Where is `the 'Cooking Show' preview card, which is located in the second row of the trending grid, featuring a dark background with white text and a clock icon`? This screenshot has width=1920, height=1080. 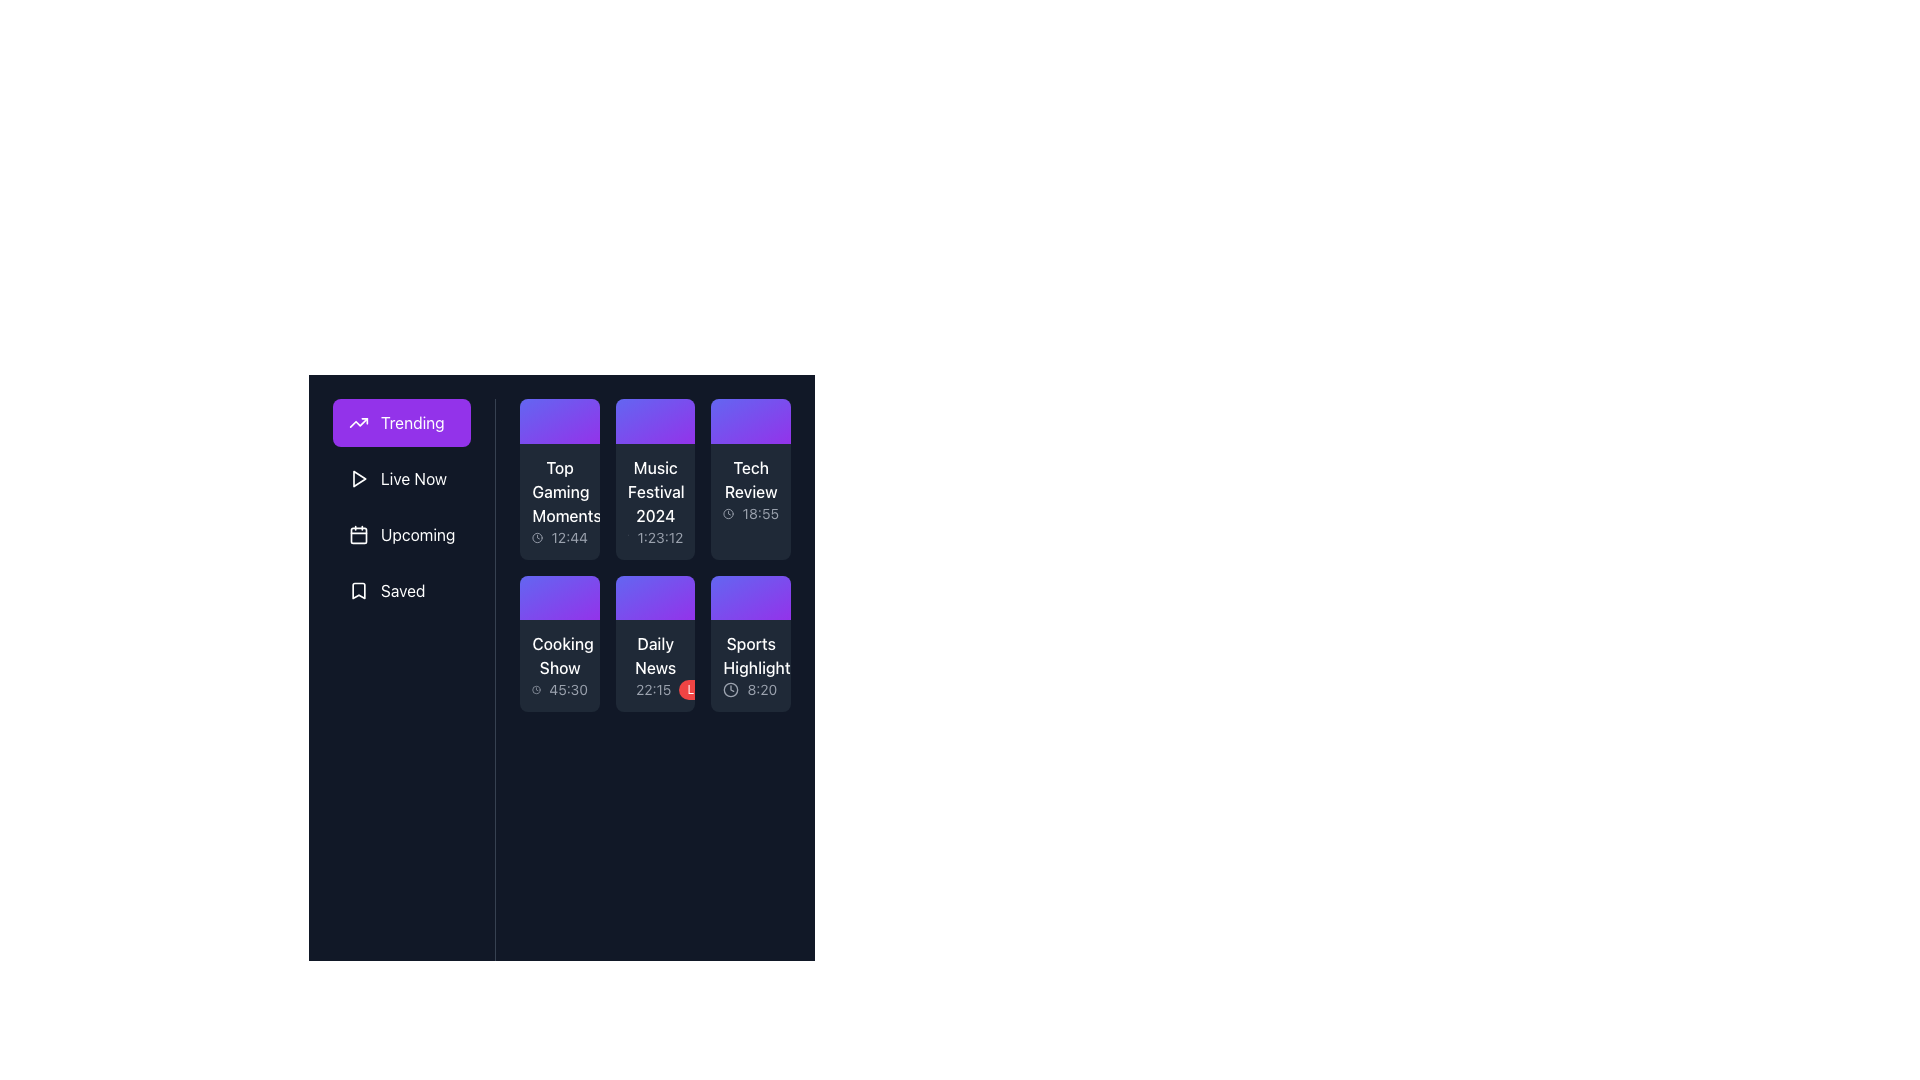
the 'Cooking Show' preview card, which is located in the second row of the trending grid, featuring a dark background with white text and a clock icon is located at coordinates (560, 666).